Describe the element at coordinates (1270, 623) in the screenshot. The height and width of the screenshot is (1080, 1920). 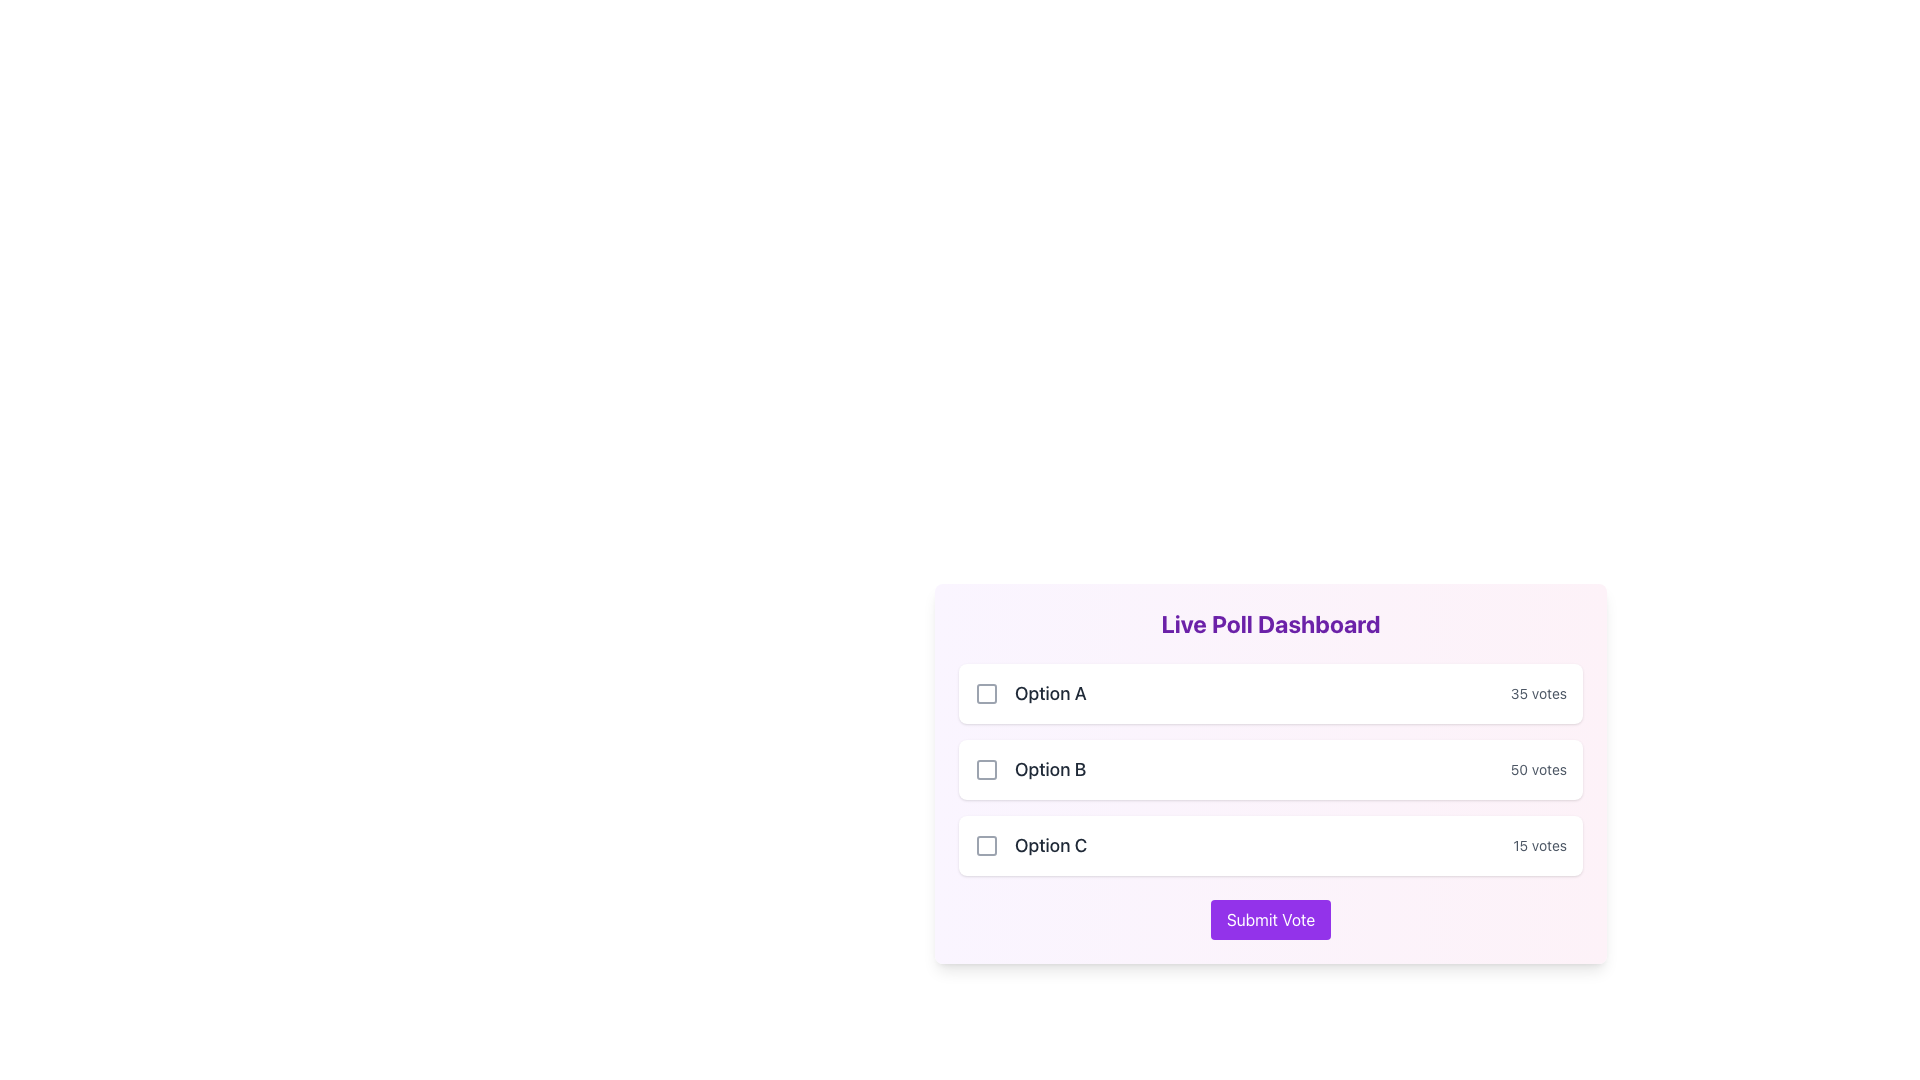
I see `the text label displaying 'Live Poll Dashboard' which is centered at the top of the poll widget's area, styled in bold large font with a vibrant purple shade` at that location.